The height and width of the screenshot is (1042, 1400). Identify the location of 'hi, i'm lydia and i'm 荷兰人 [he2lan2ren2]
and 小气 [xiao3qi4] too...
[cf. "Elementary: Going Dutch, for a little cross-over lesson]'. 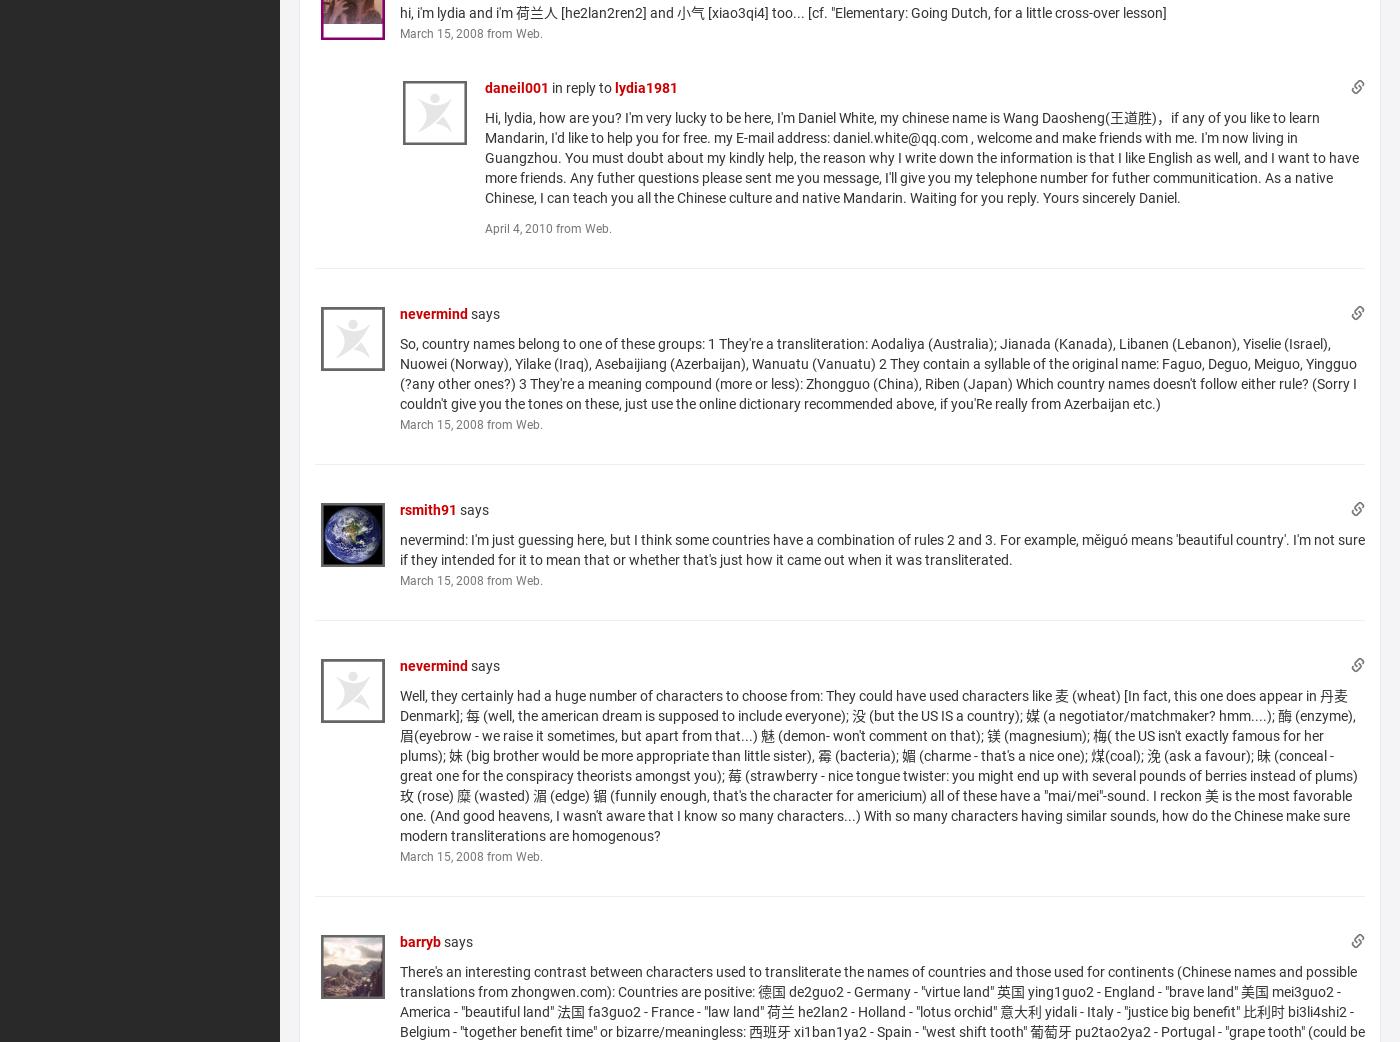
(783, 10).